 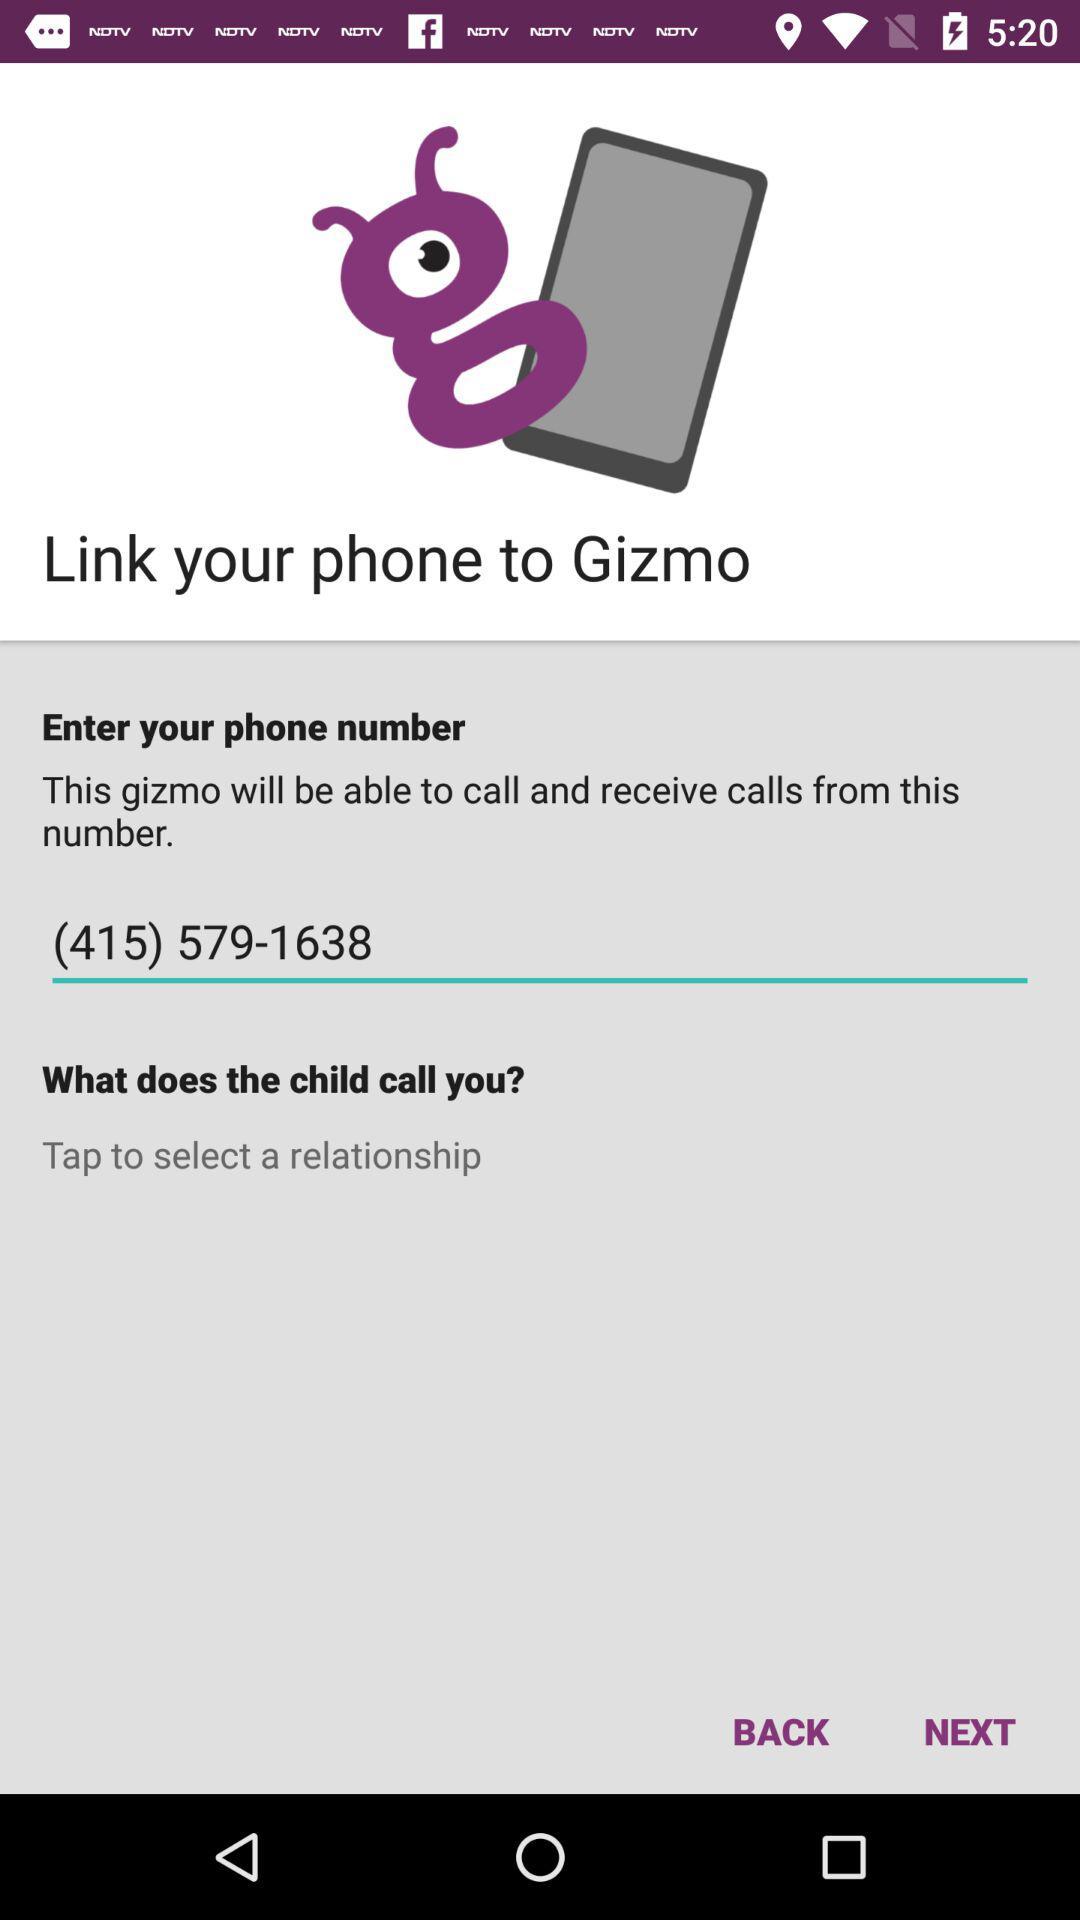 I want to click on the icon to the right of the back icon, so click(x=968, y=1730).